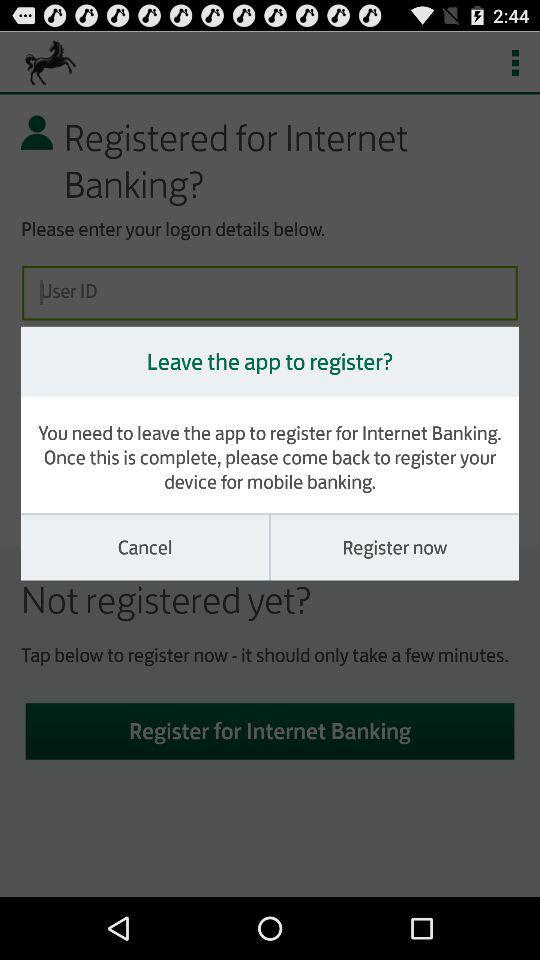 The width and height of the screenshot is (540, 960). I want to click on cancel, so click(144, 547).